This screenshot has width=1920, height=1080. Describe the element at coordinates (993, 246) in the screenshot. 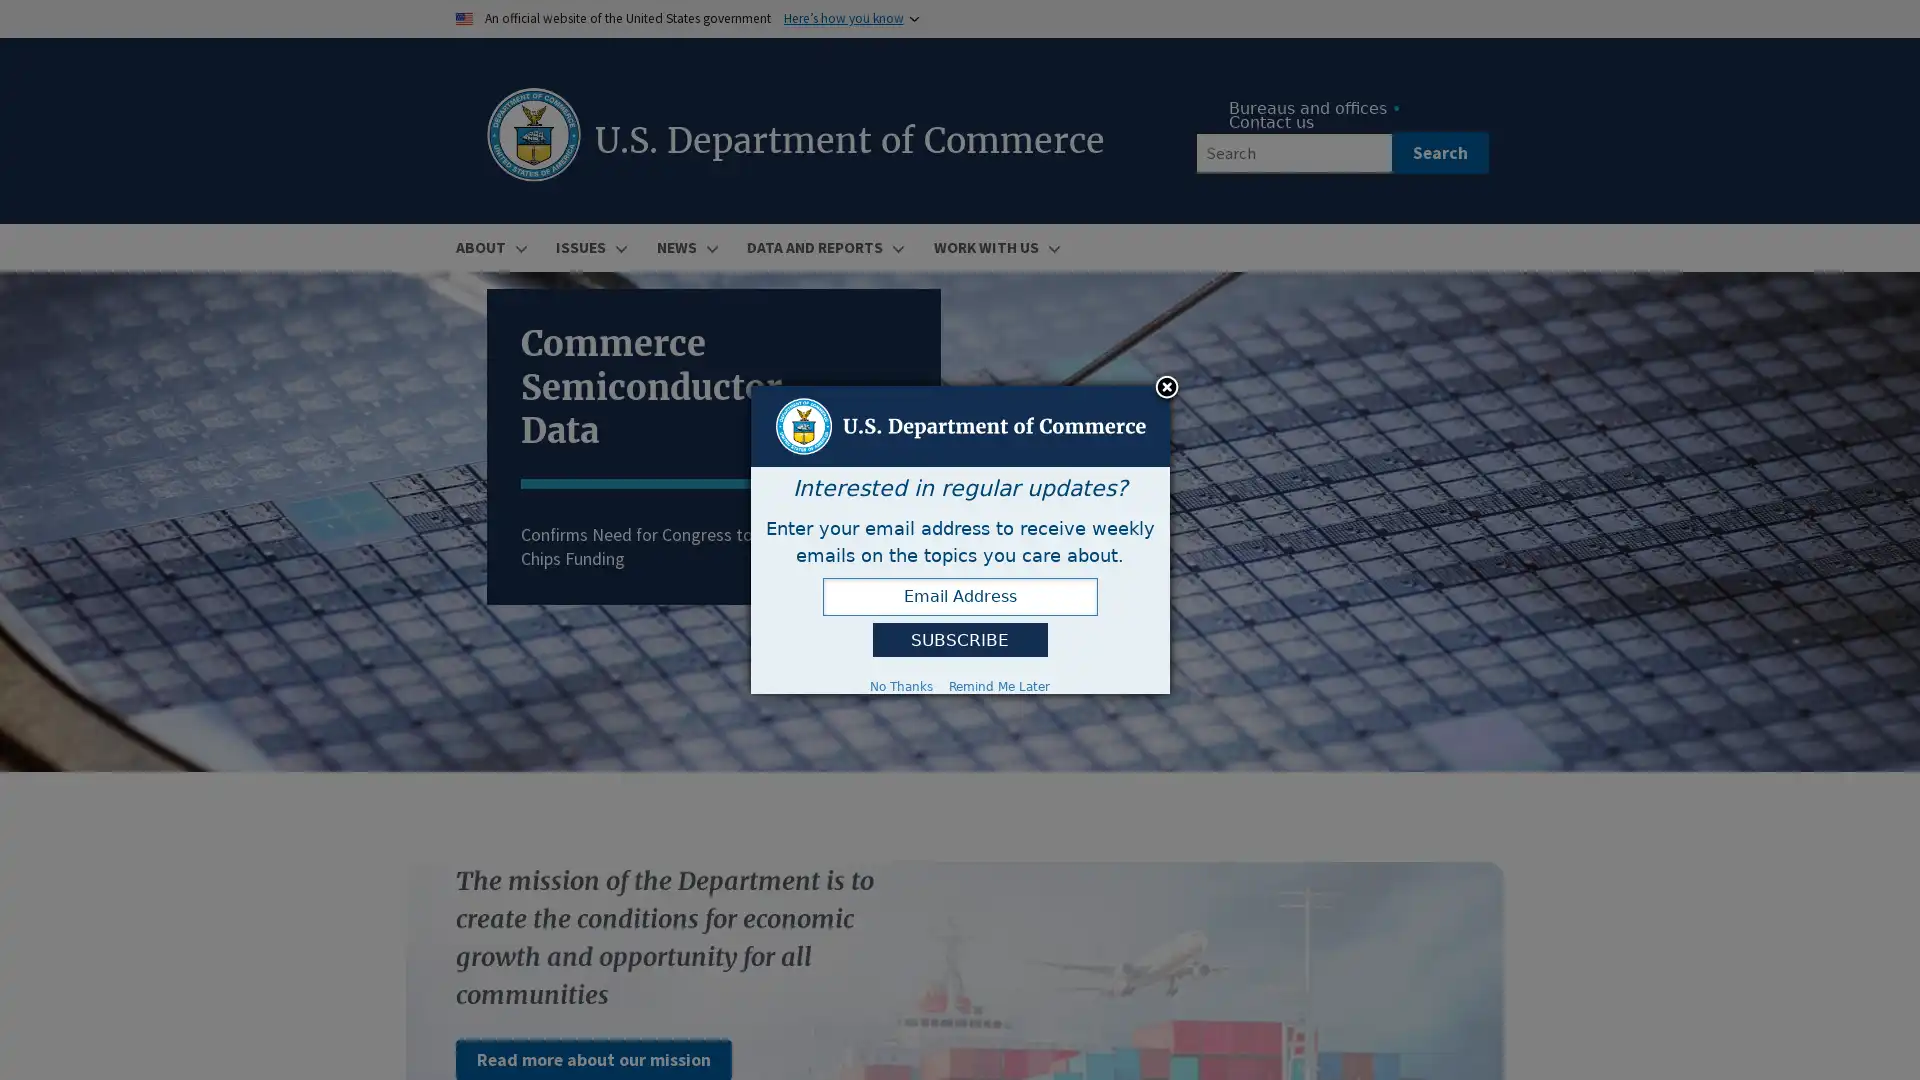

I see `WORK WITH US` at that location.